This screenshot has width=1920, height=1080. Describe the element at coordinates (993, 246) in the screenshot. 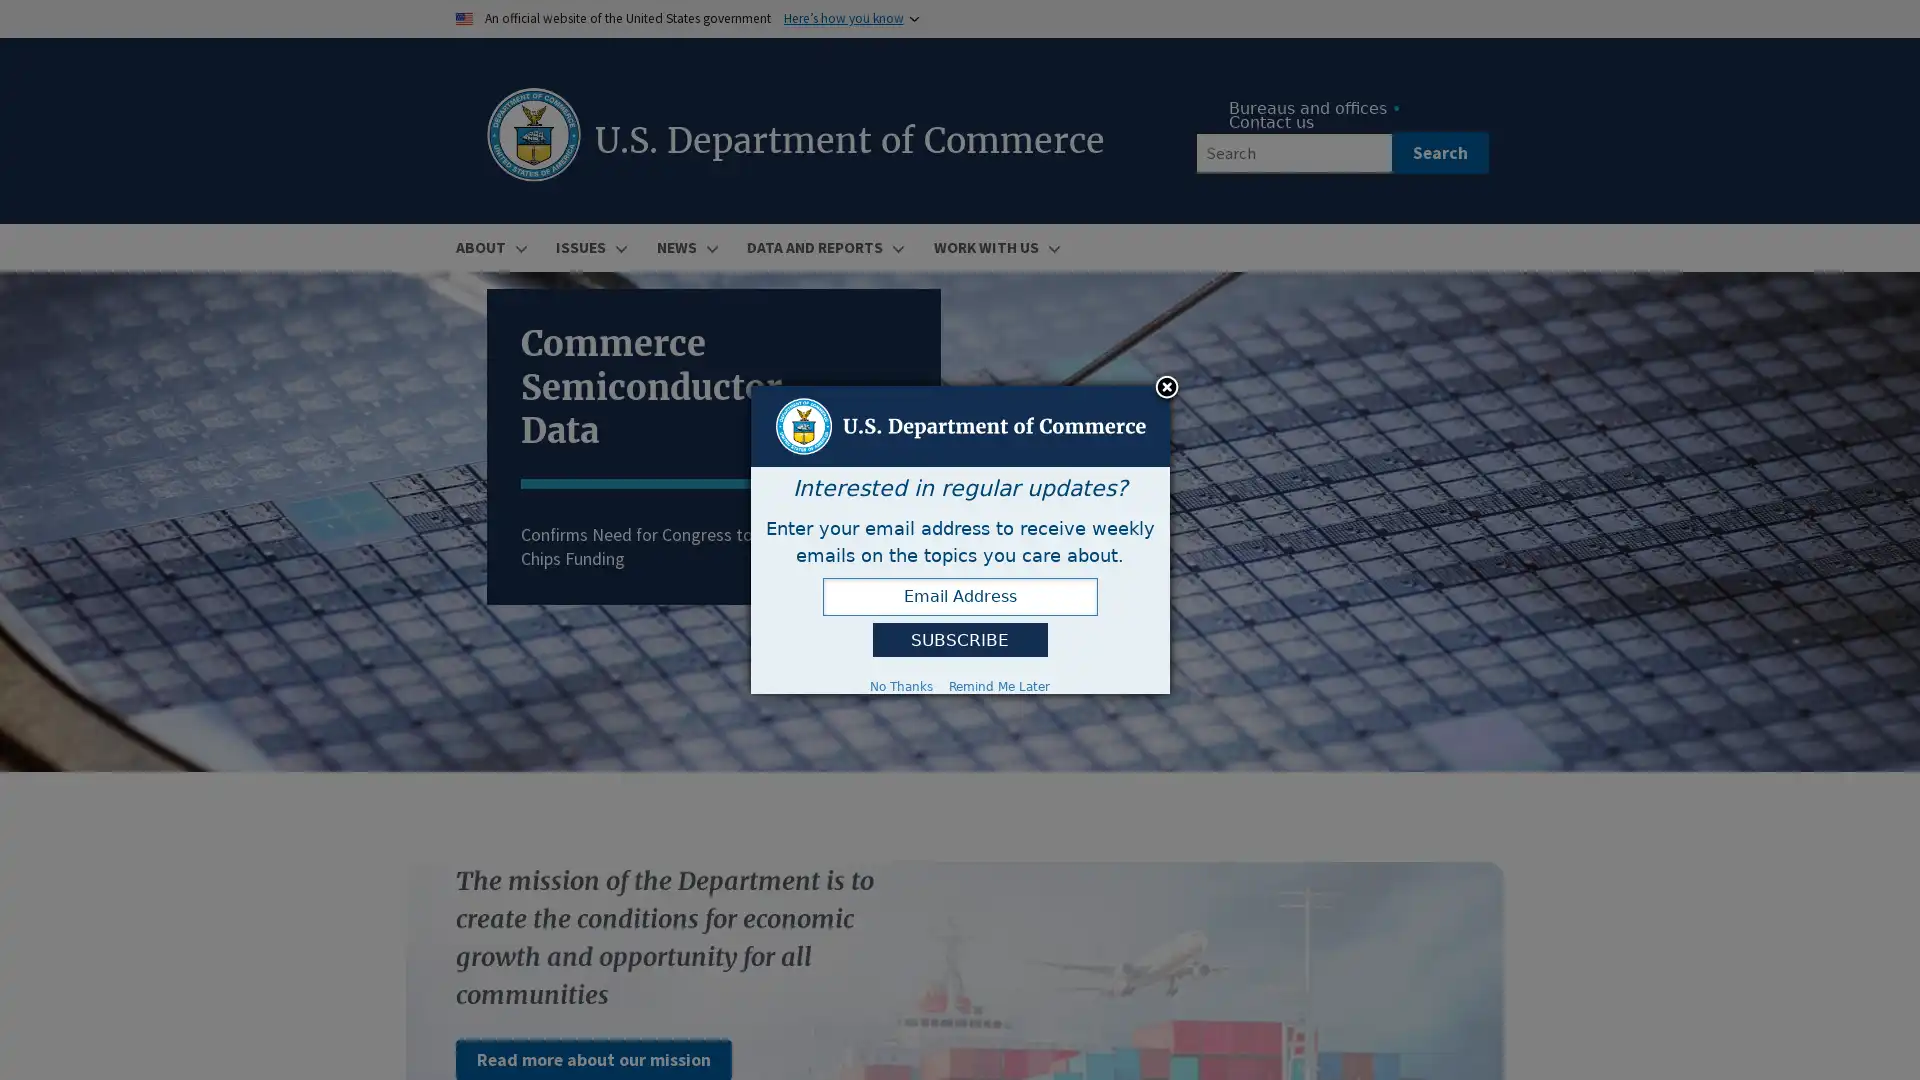

I see `WORK WITH US` at that location.